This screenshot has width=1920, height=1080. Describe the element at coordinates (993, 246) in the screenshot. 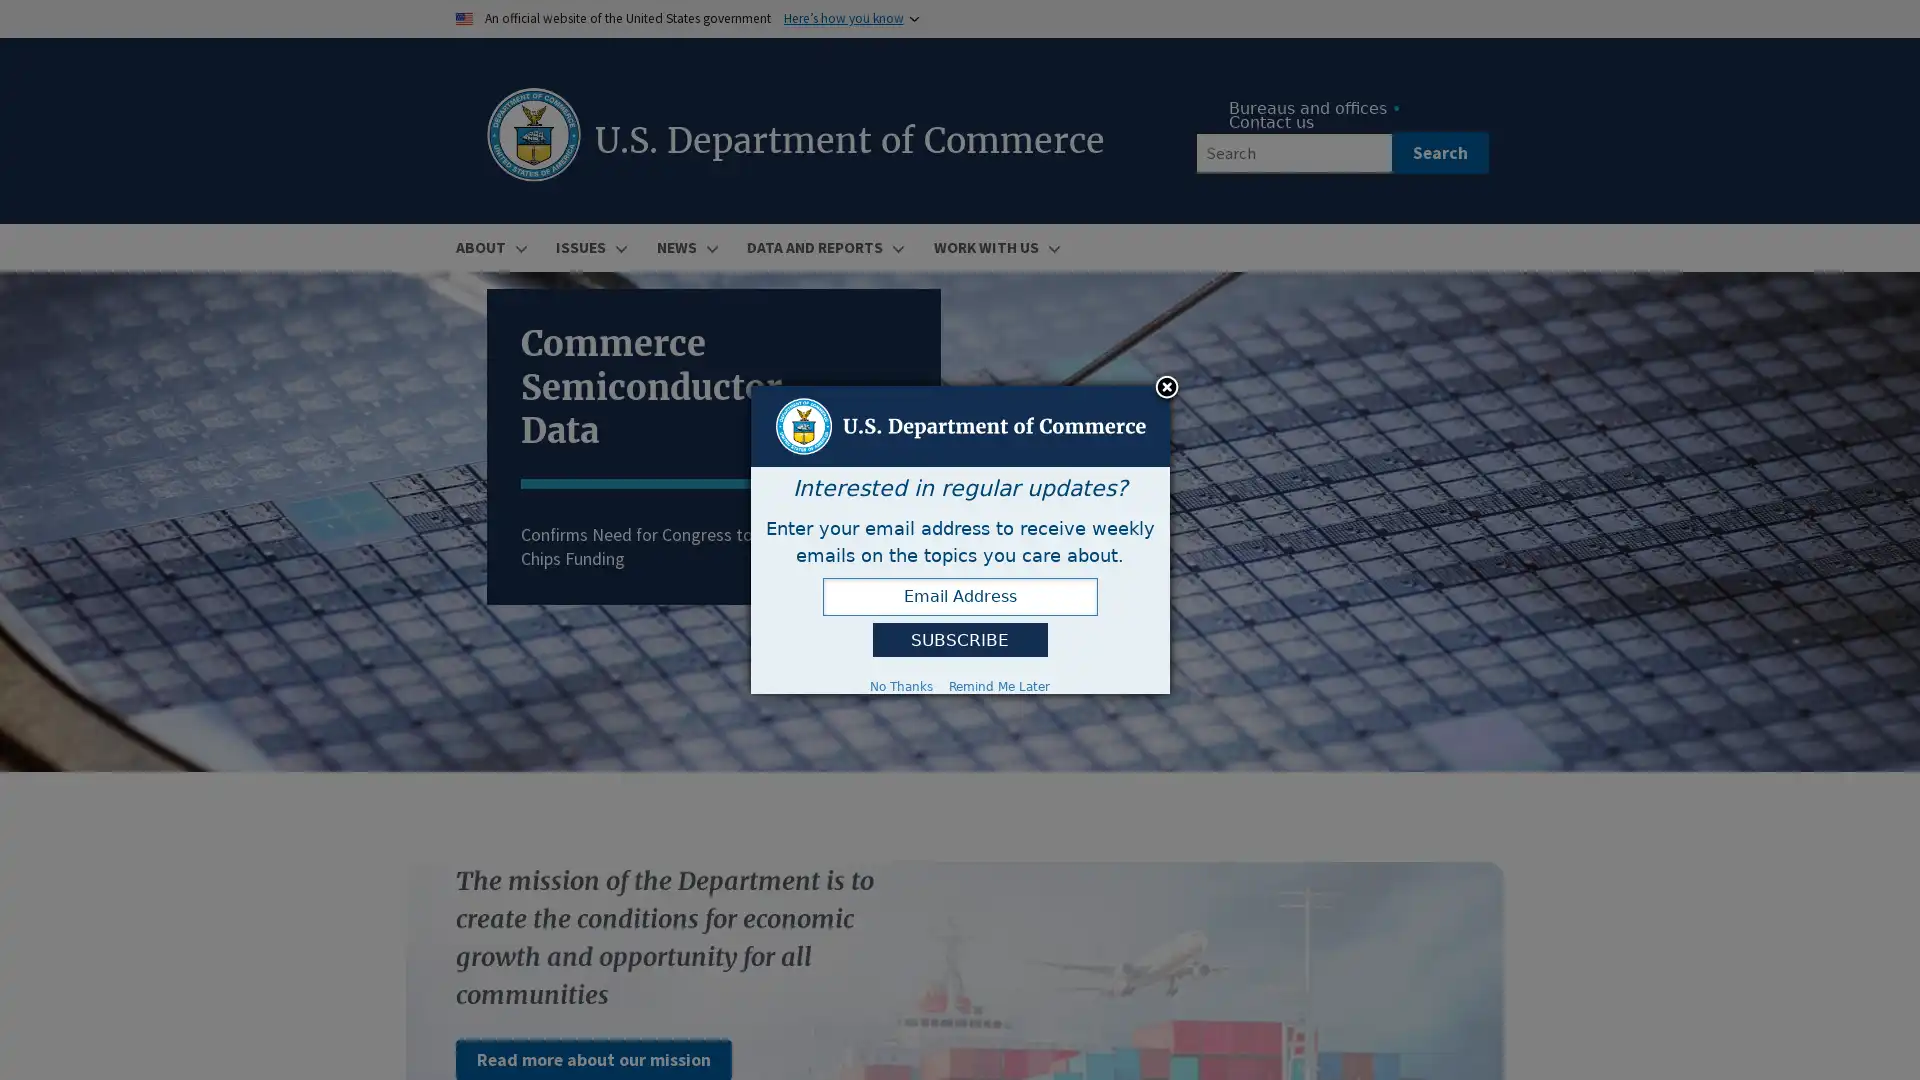

I see `WORK WITH US` at that location.